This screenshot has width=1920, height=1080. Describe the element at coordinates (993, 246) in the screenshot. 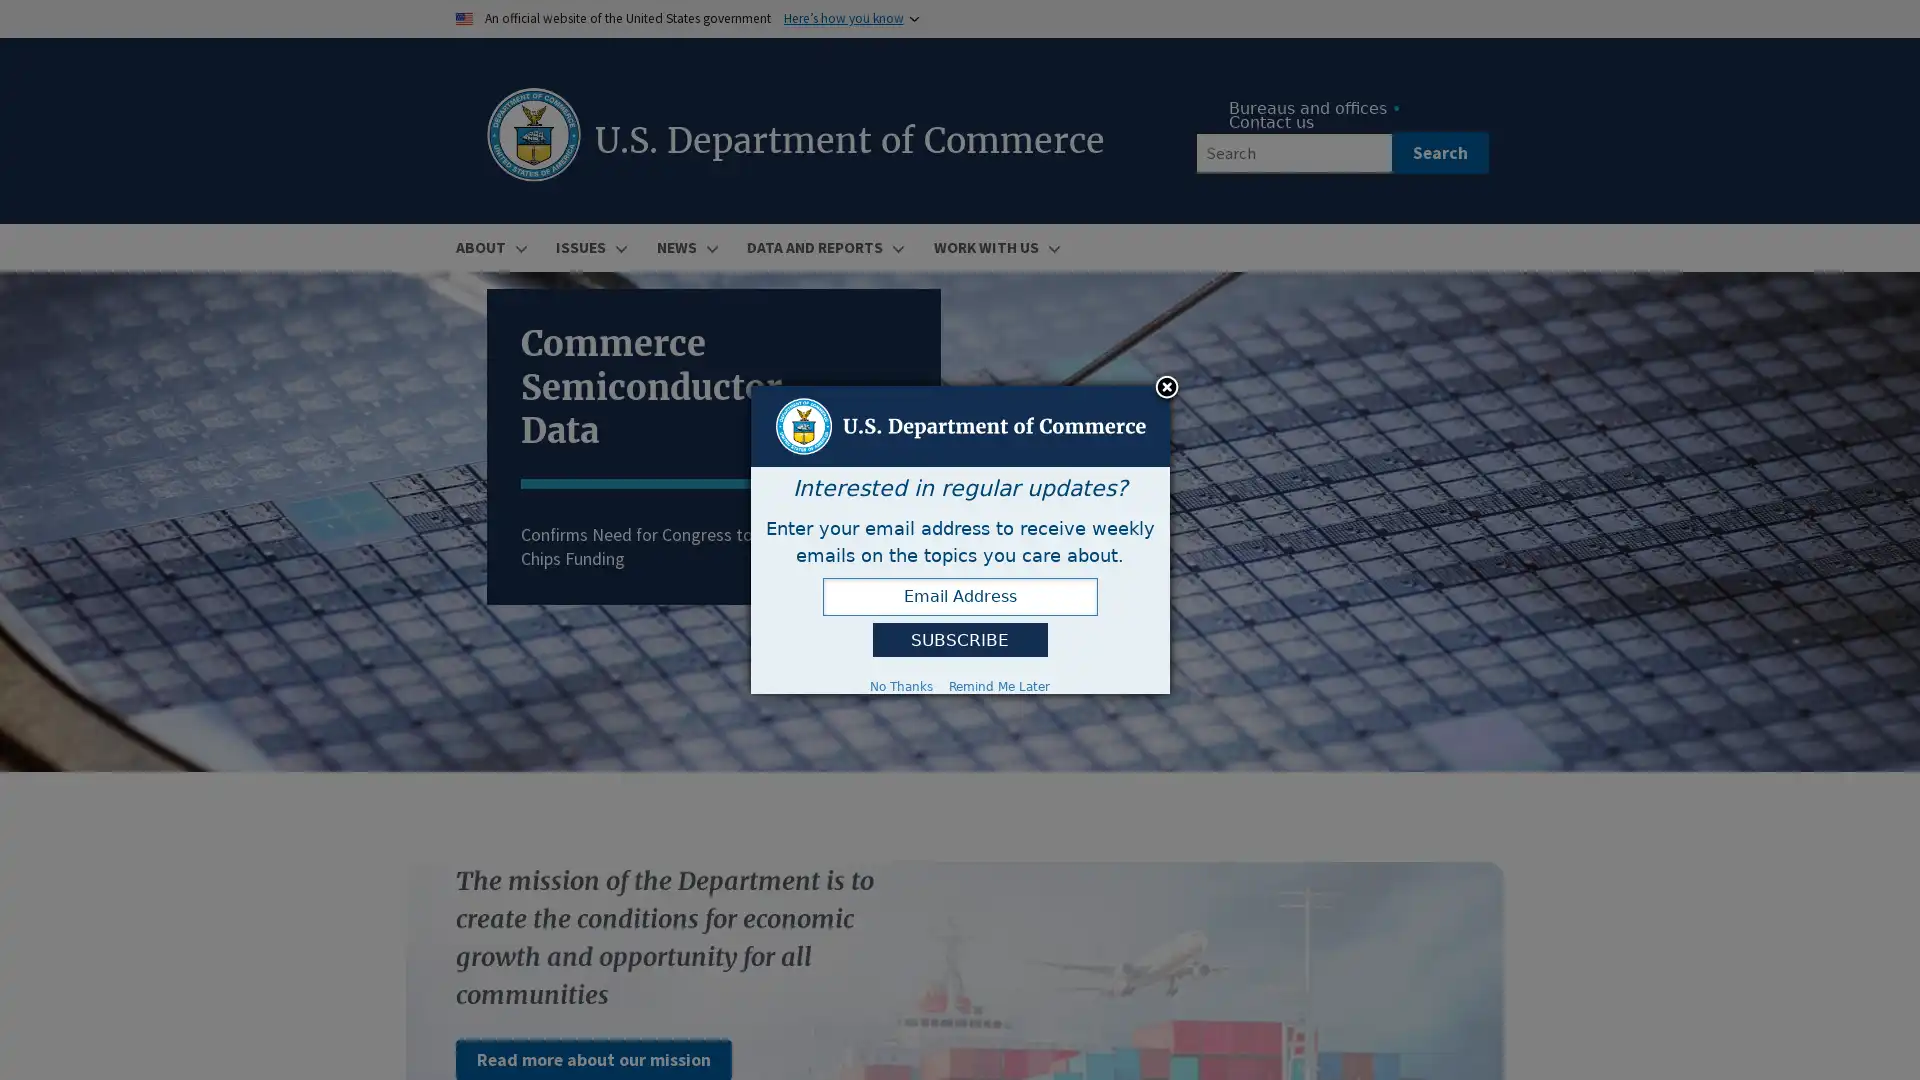

I see `WORK WITH US` at that location.